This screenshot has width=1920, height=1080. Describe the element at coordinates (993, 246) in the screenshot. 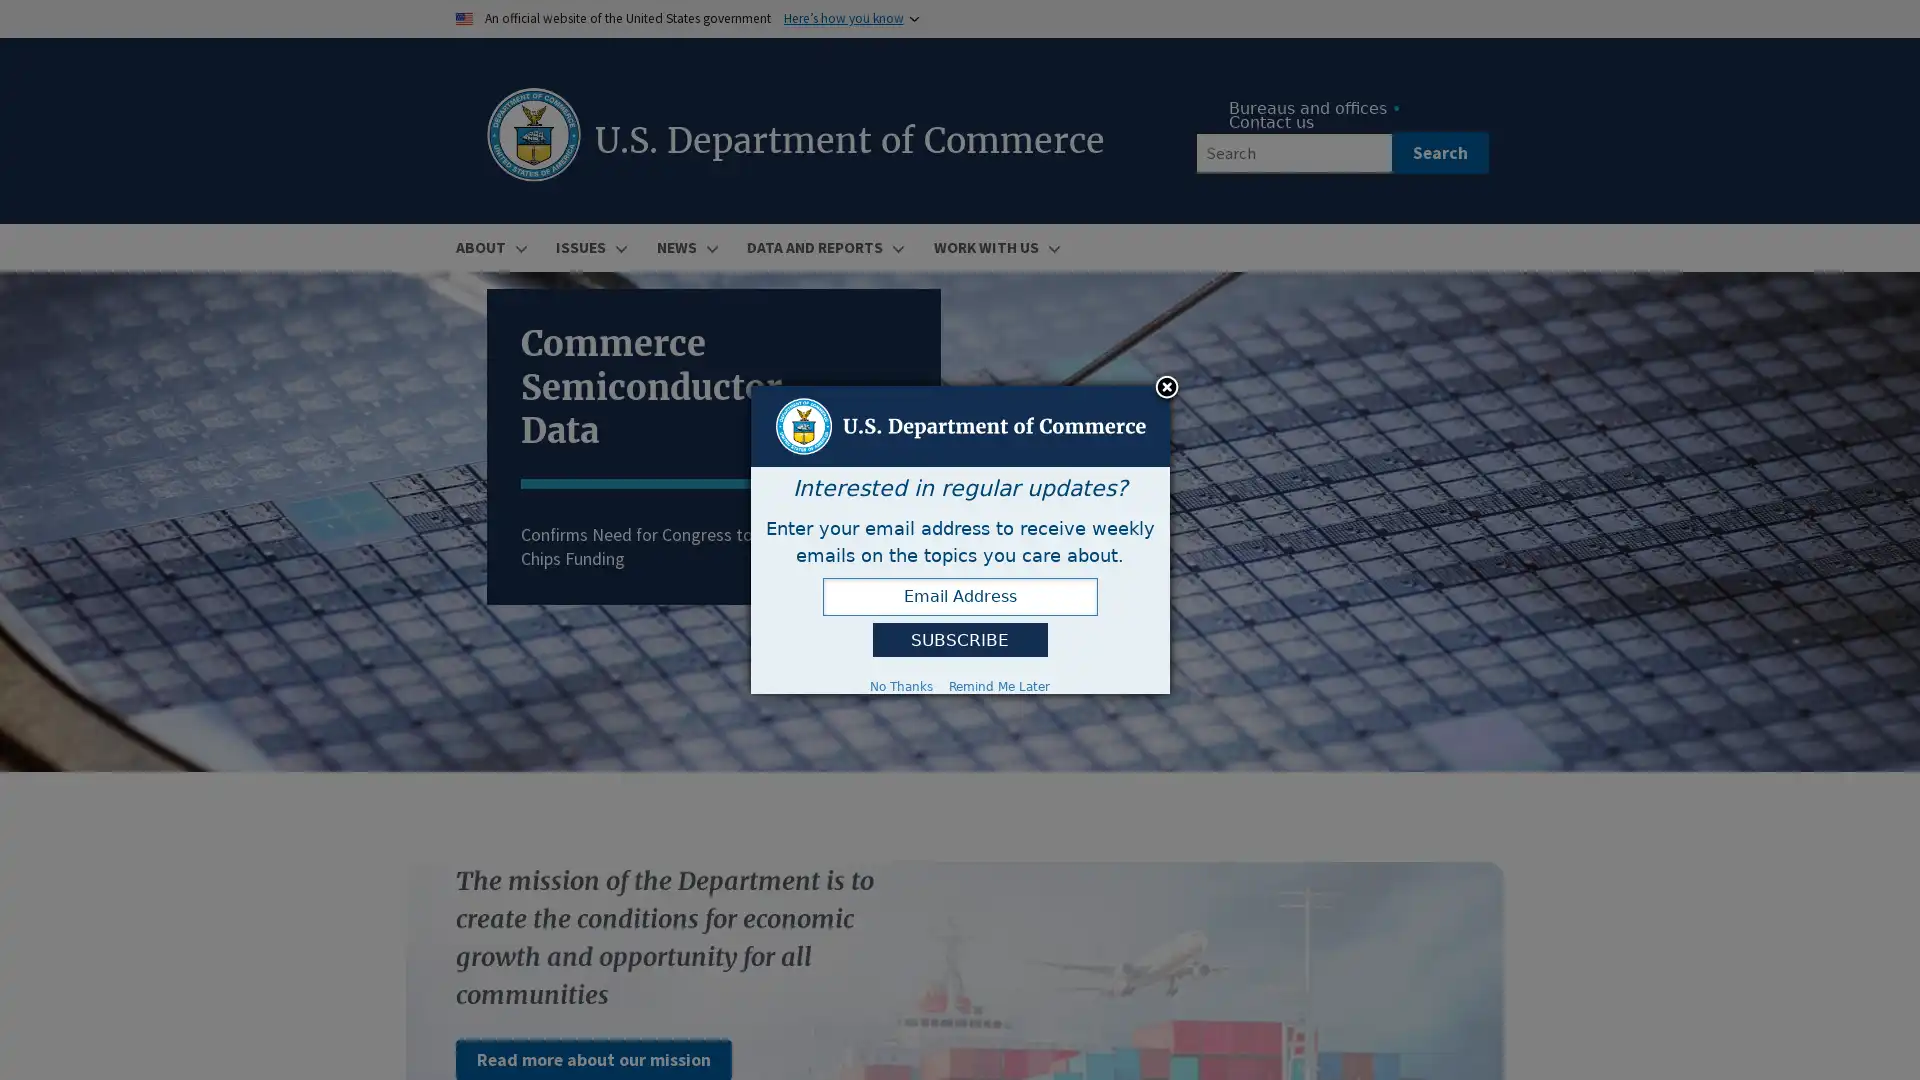

I see `WORK WITH US` at that location.